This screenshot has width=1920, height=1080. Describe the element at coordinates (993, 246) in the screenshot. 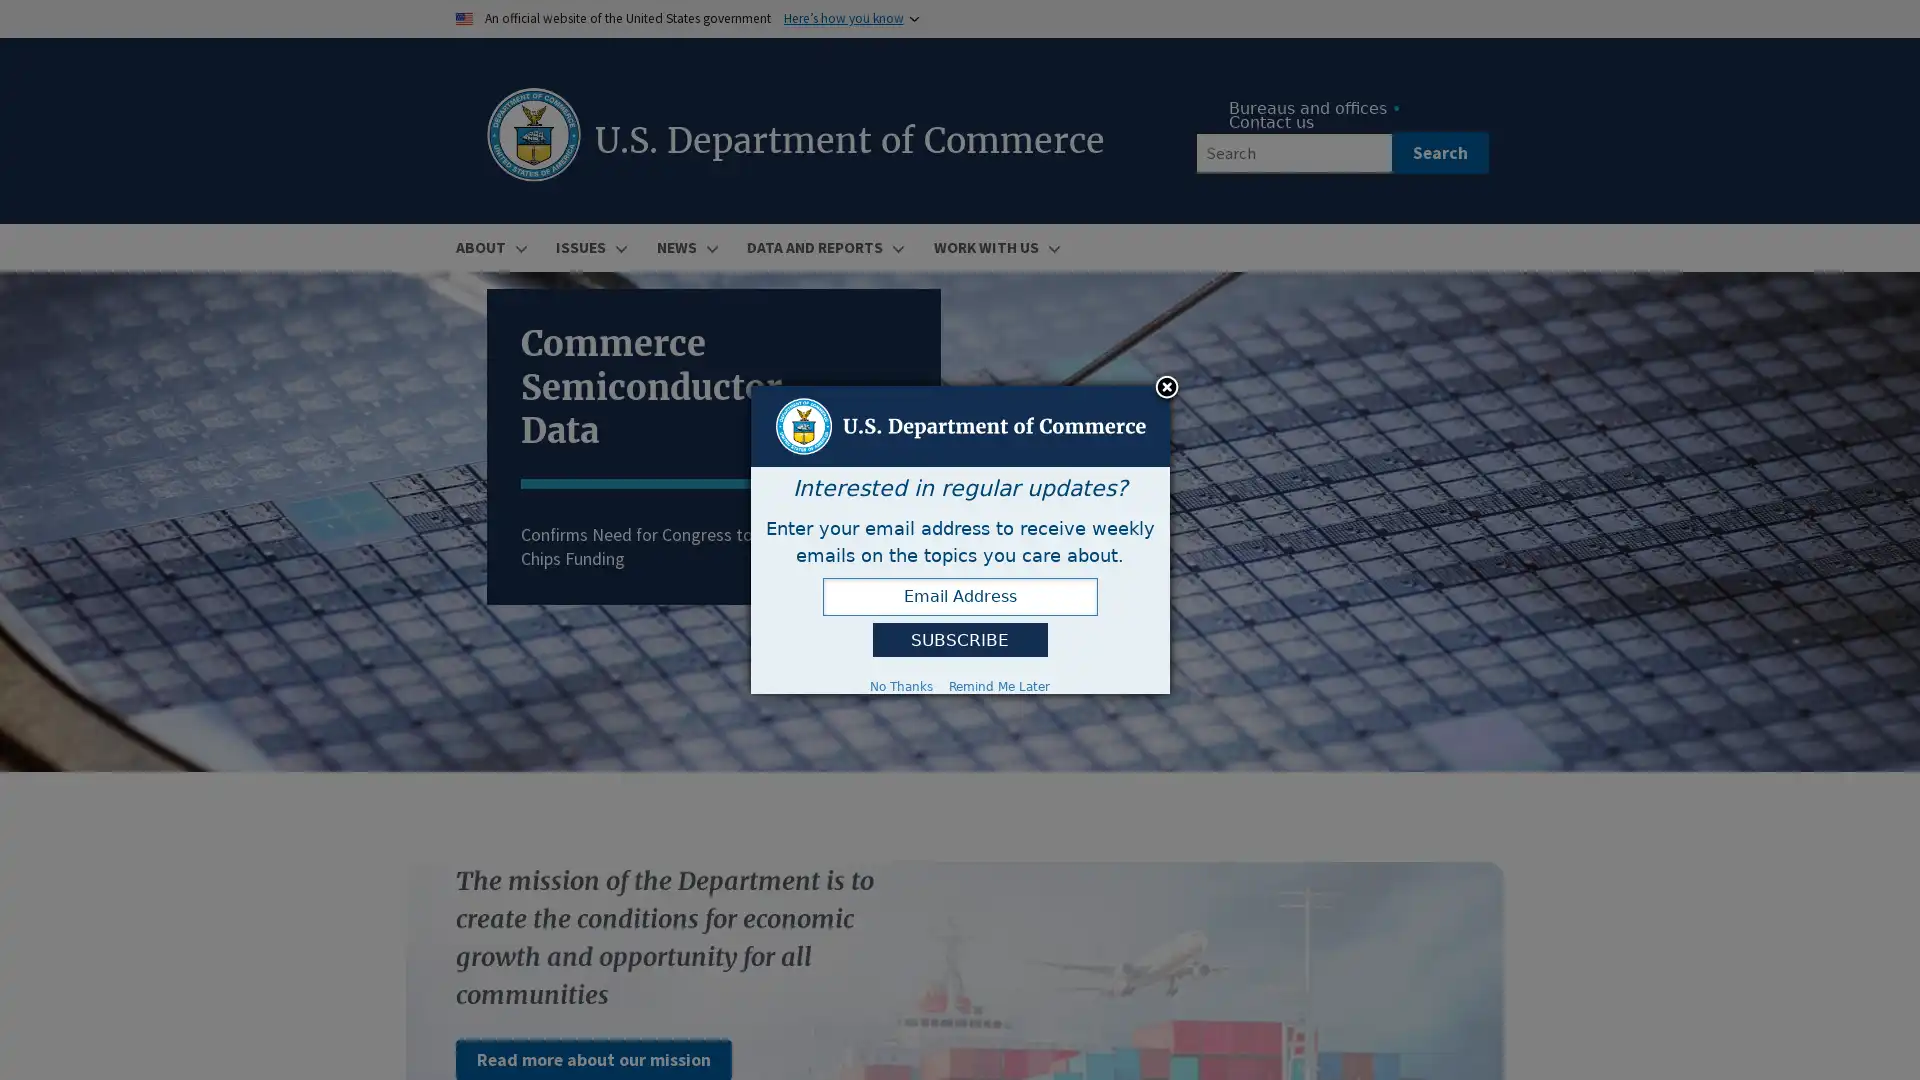

I see `WORK WITH US` at that location.